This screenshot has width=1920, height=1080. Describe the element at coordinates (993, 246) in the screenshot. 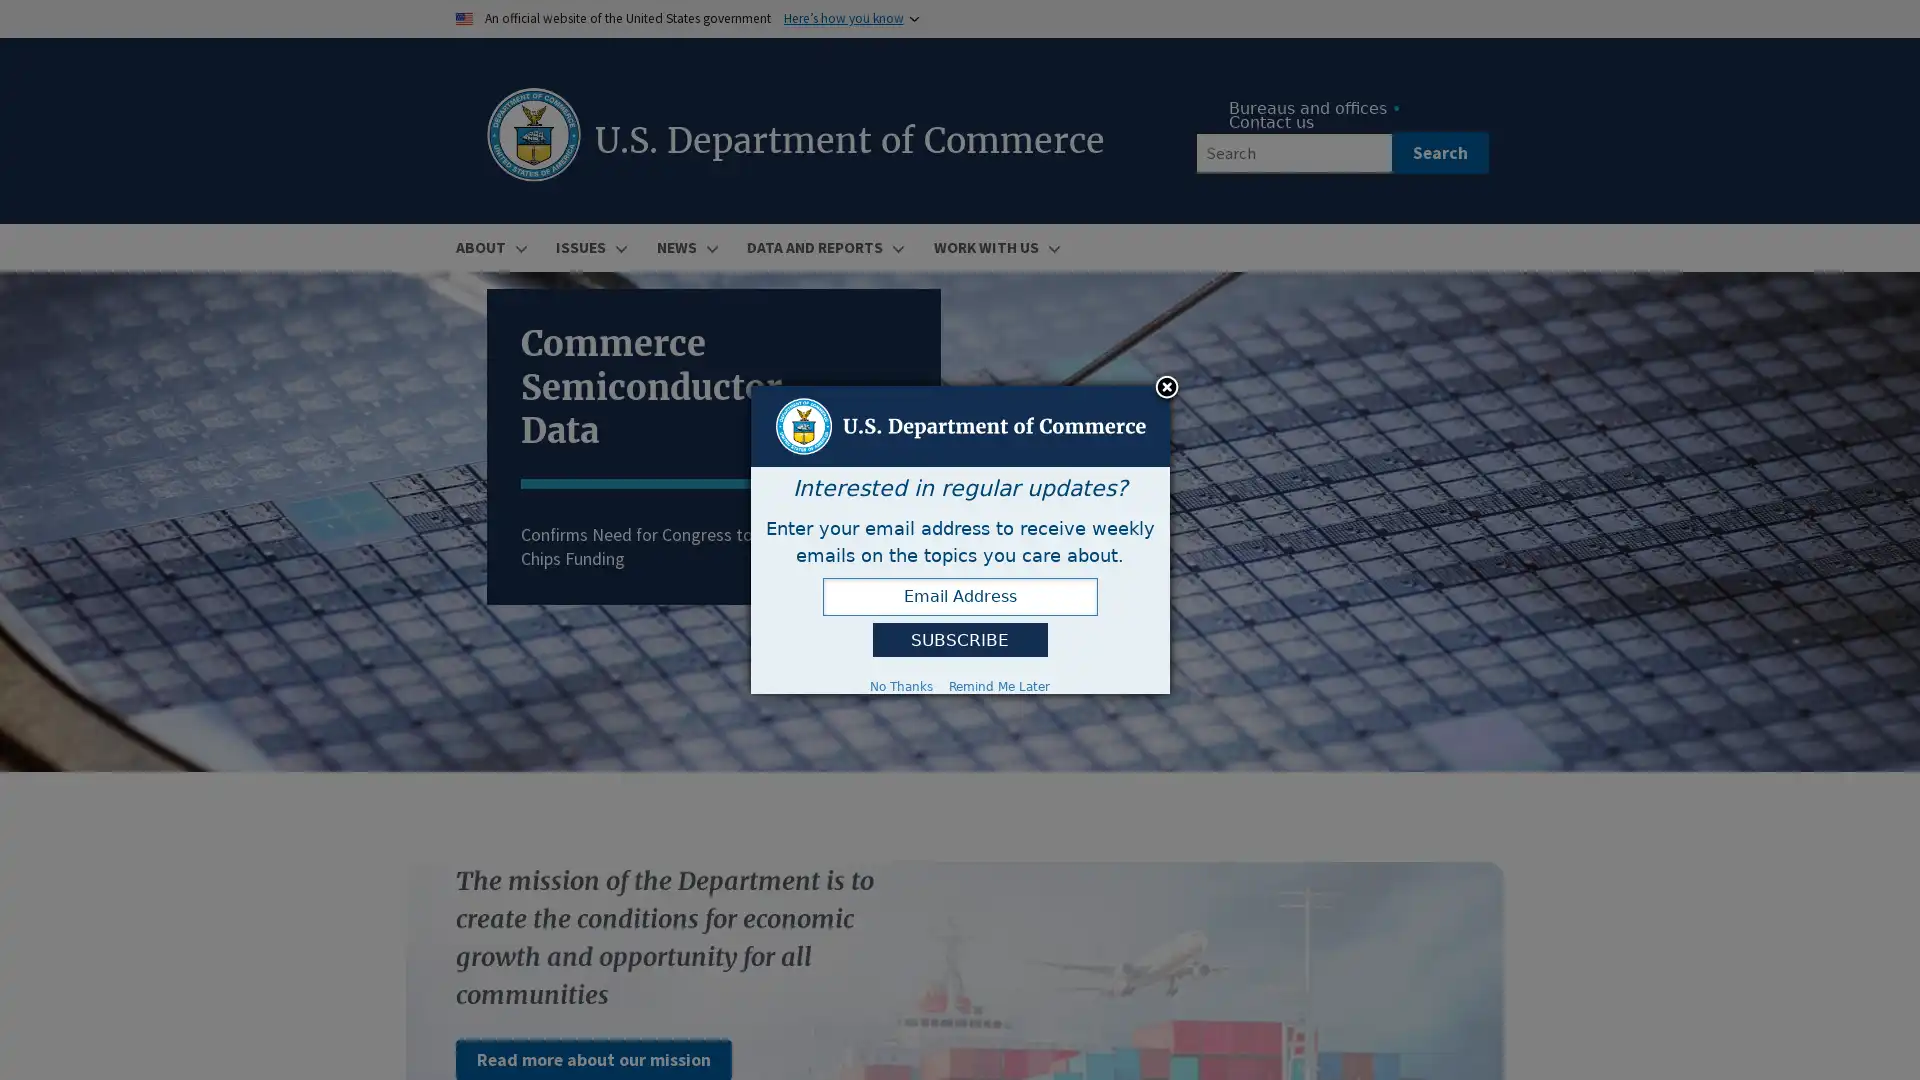

I see `WORK WITH US` at that location.